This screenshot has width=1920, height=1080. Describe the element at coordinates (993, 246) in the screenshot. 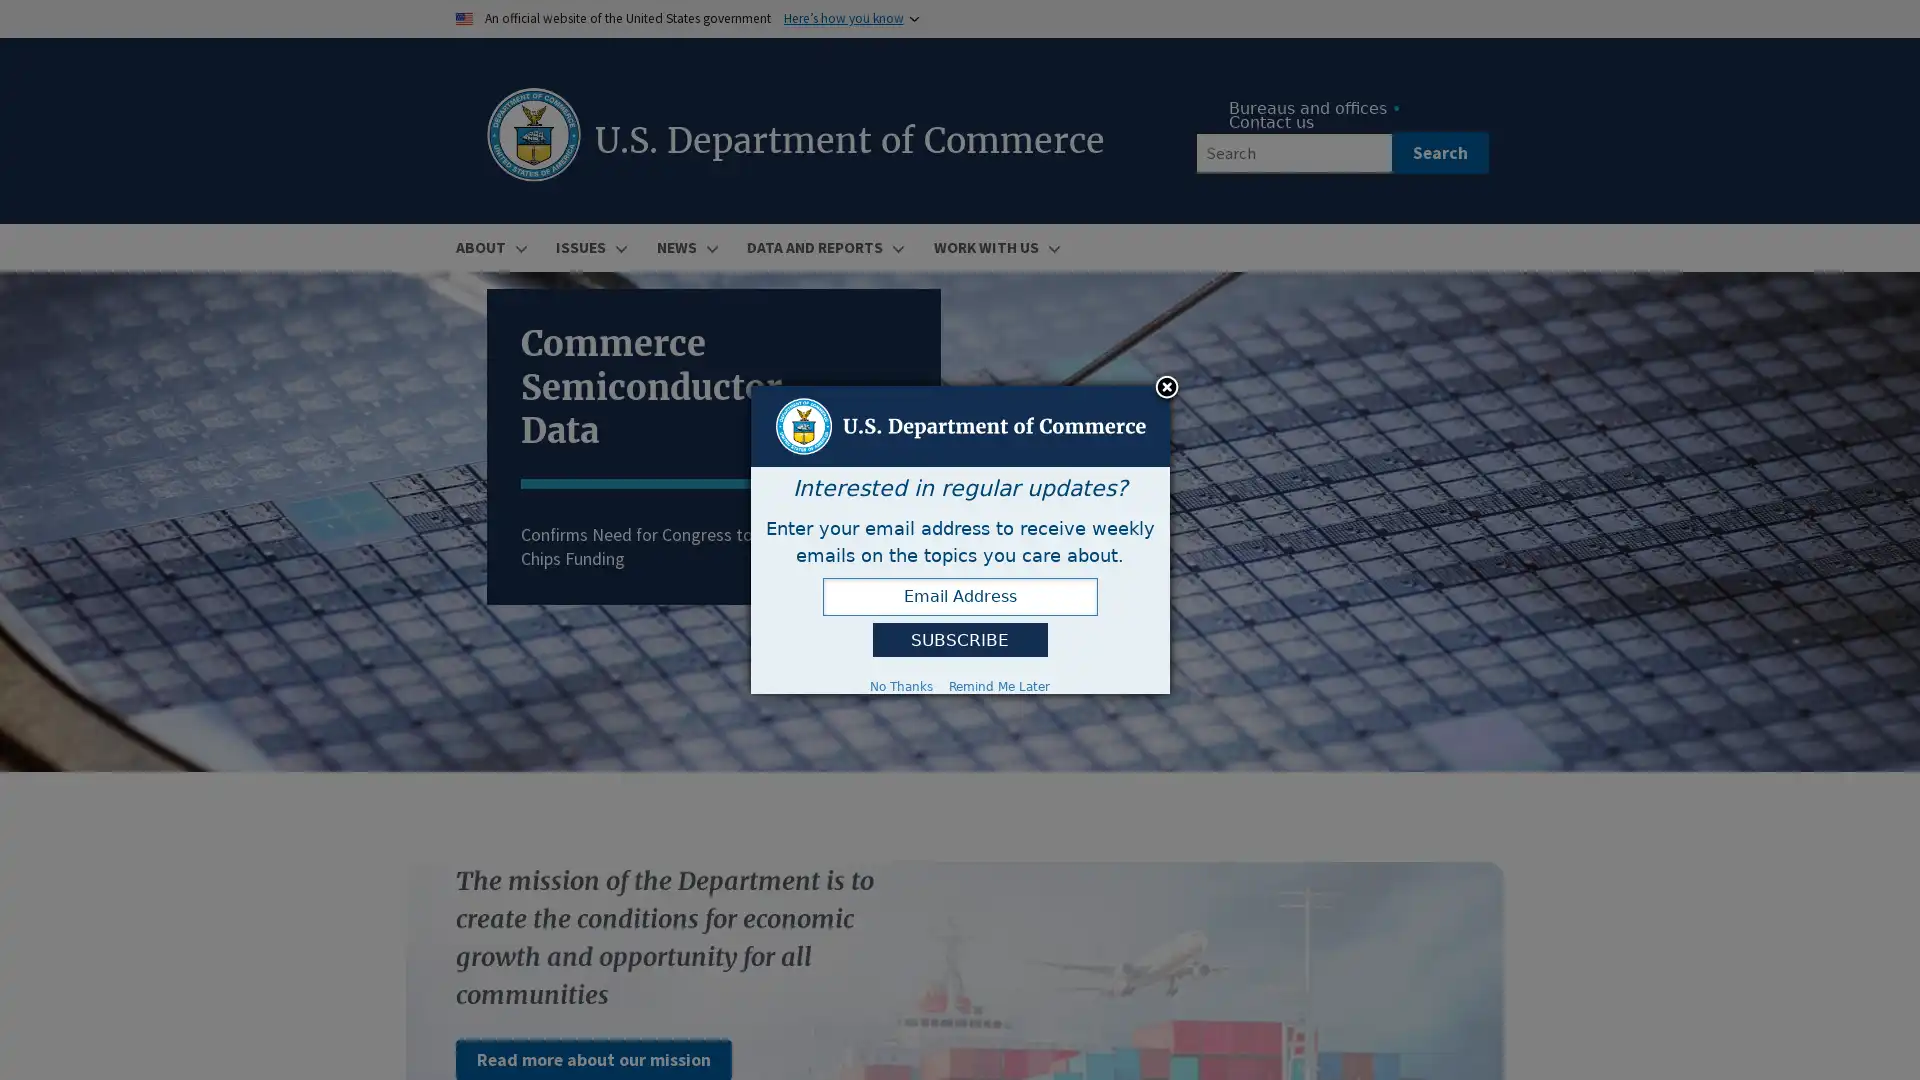

I see `WORK WITH US` at that location.